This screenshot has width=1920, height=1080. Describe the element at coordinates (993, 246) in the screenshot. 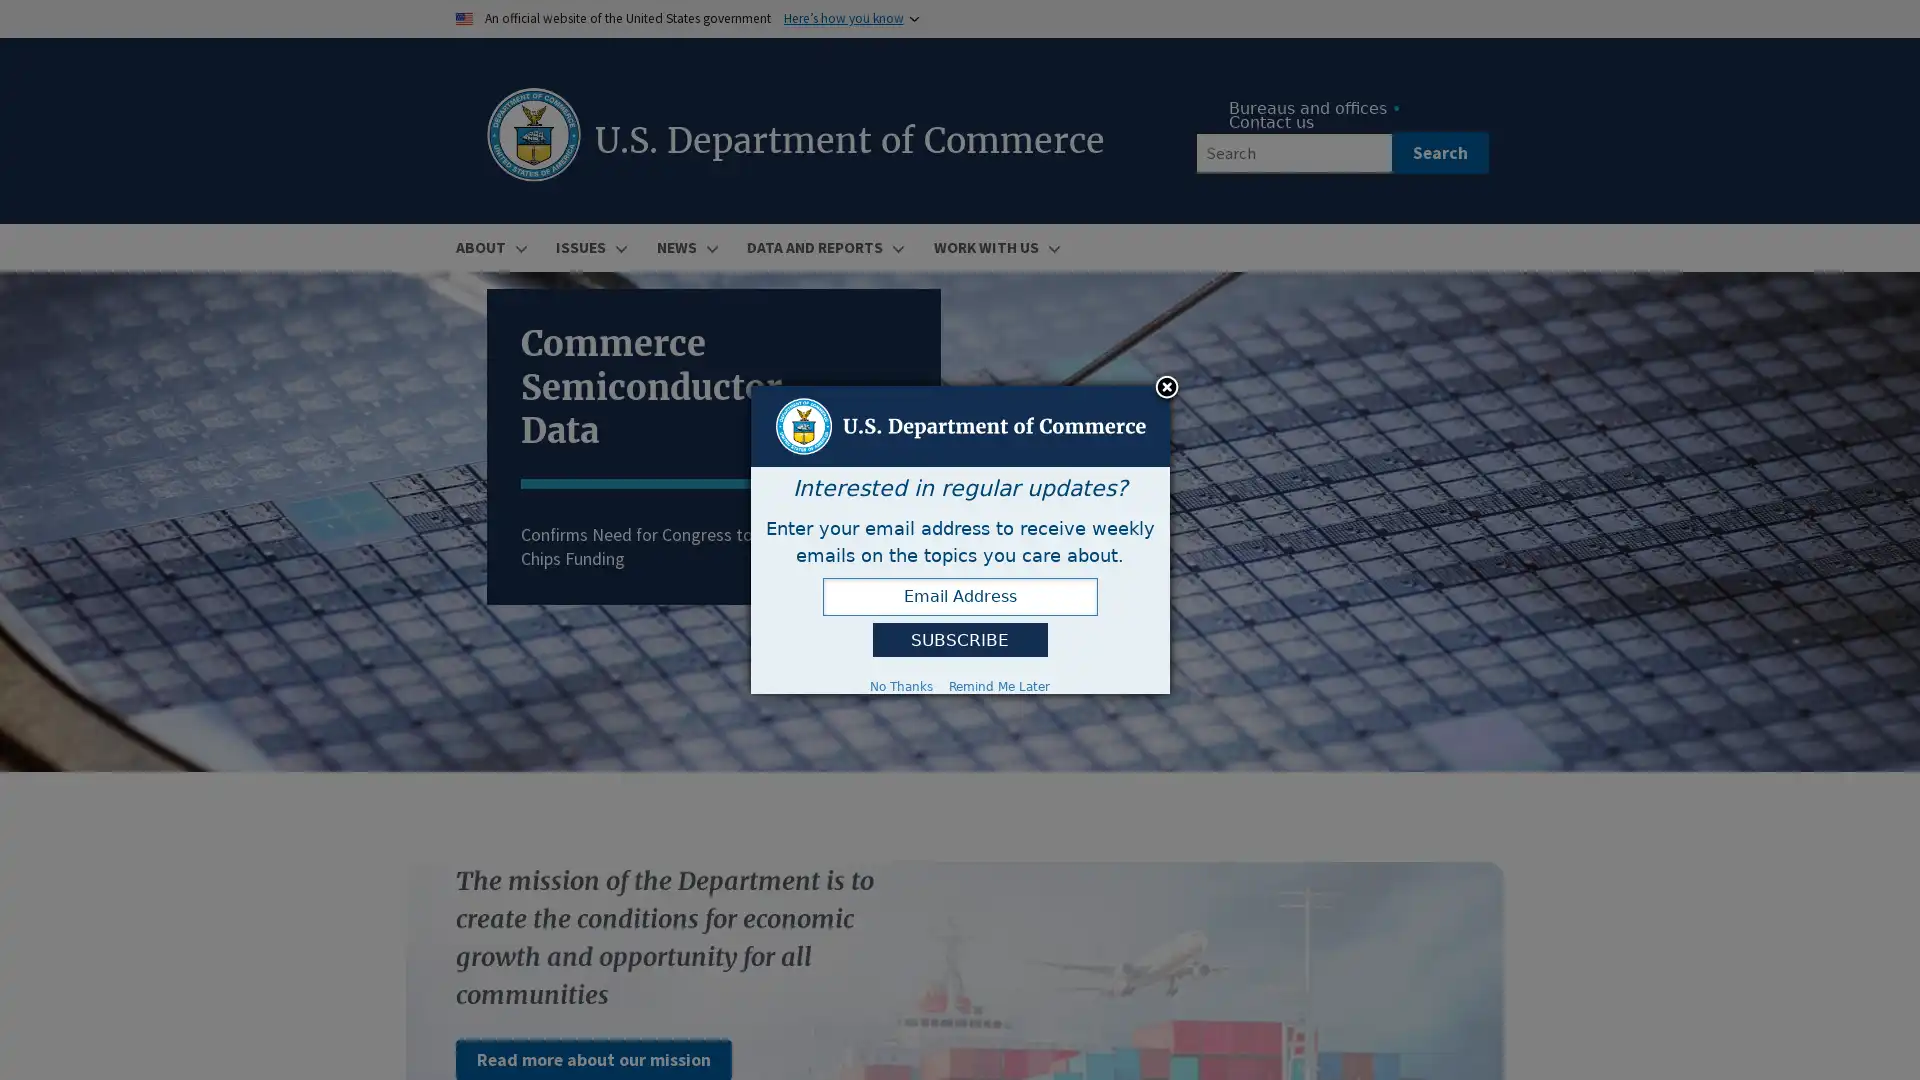

I see `WORK WITH US` at that location.